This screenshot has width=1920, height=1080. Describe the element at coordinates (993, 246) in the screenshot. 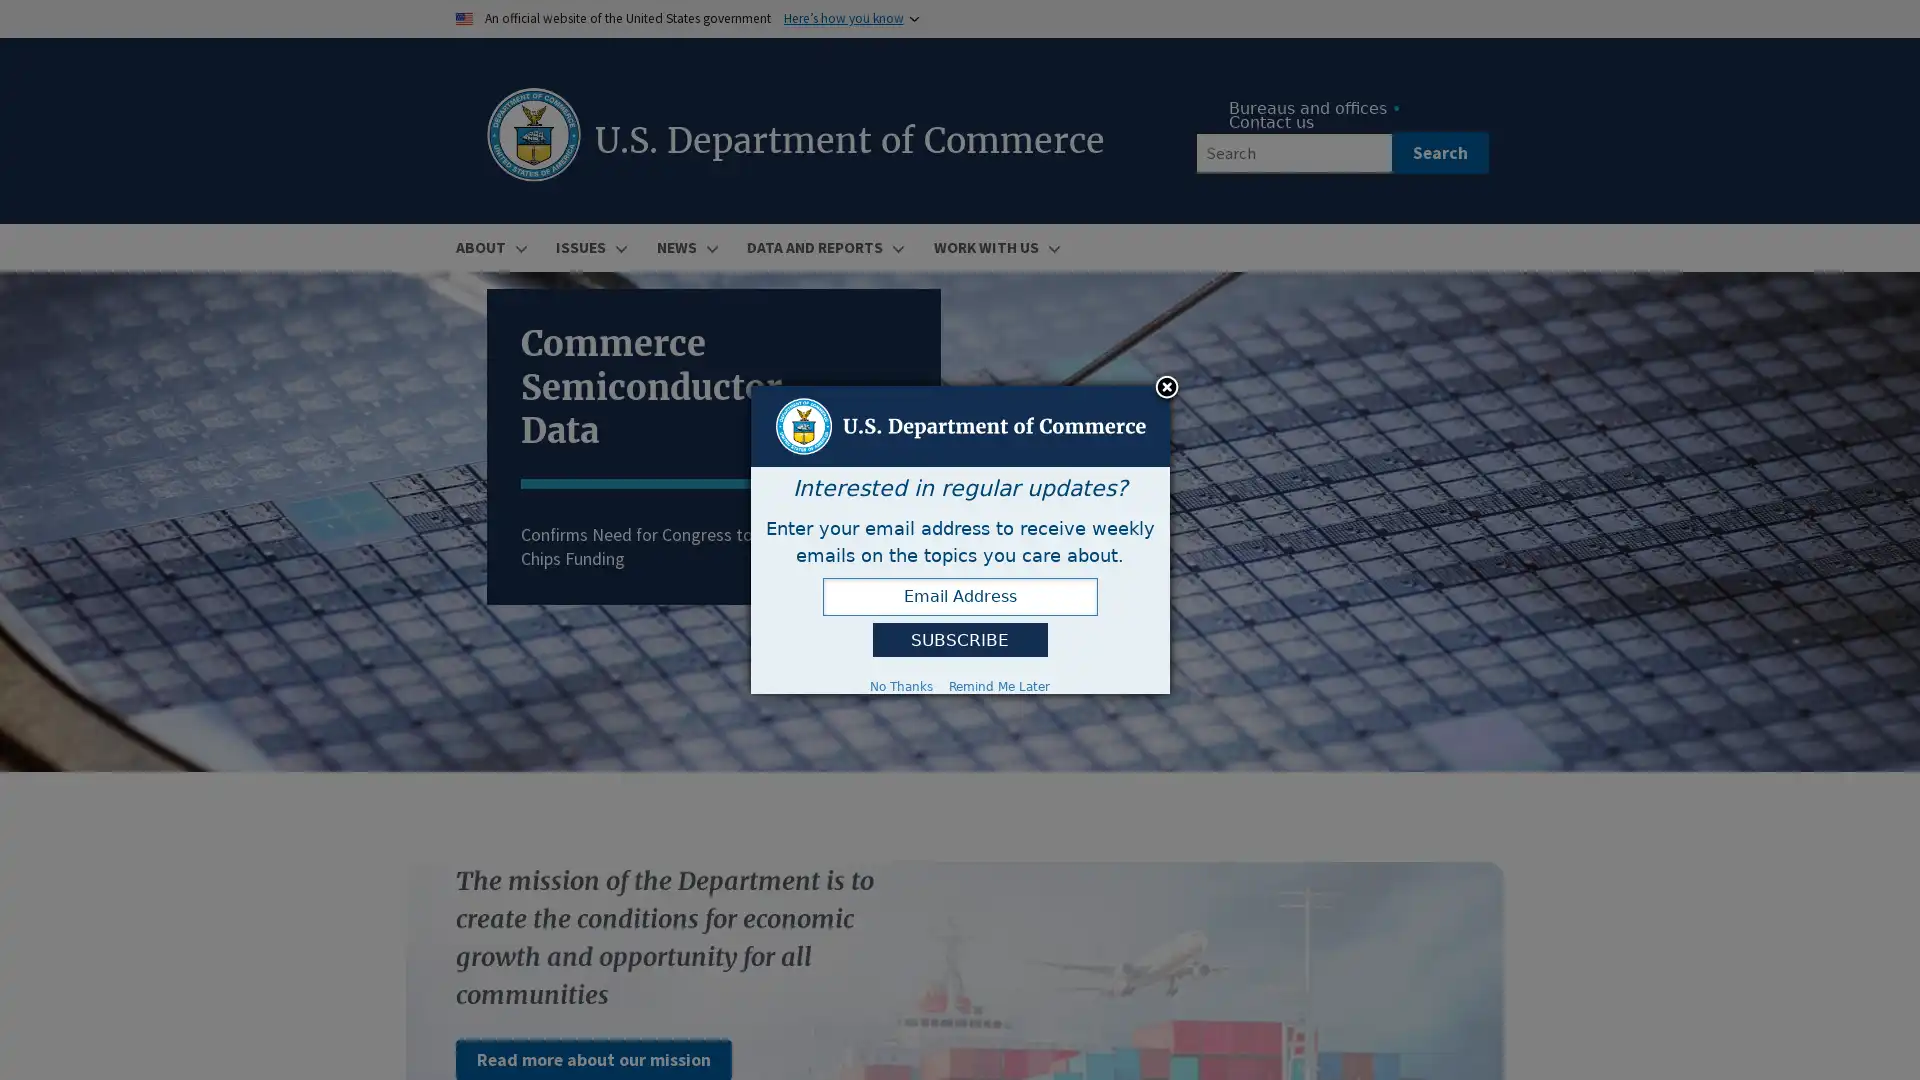

I see `WORK WITH US` at that location.